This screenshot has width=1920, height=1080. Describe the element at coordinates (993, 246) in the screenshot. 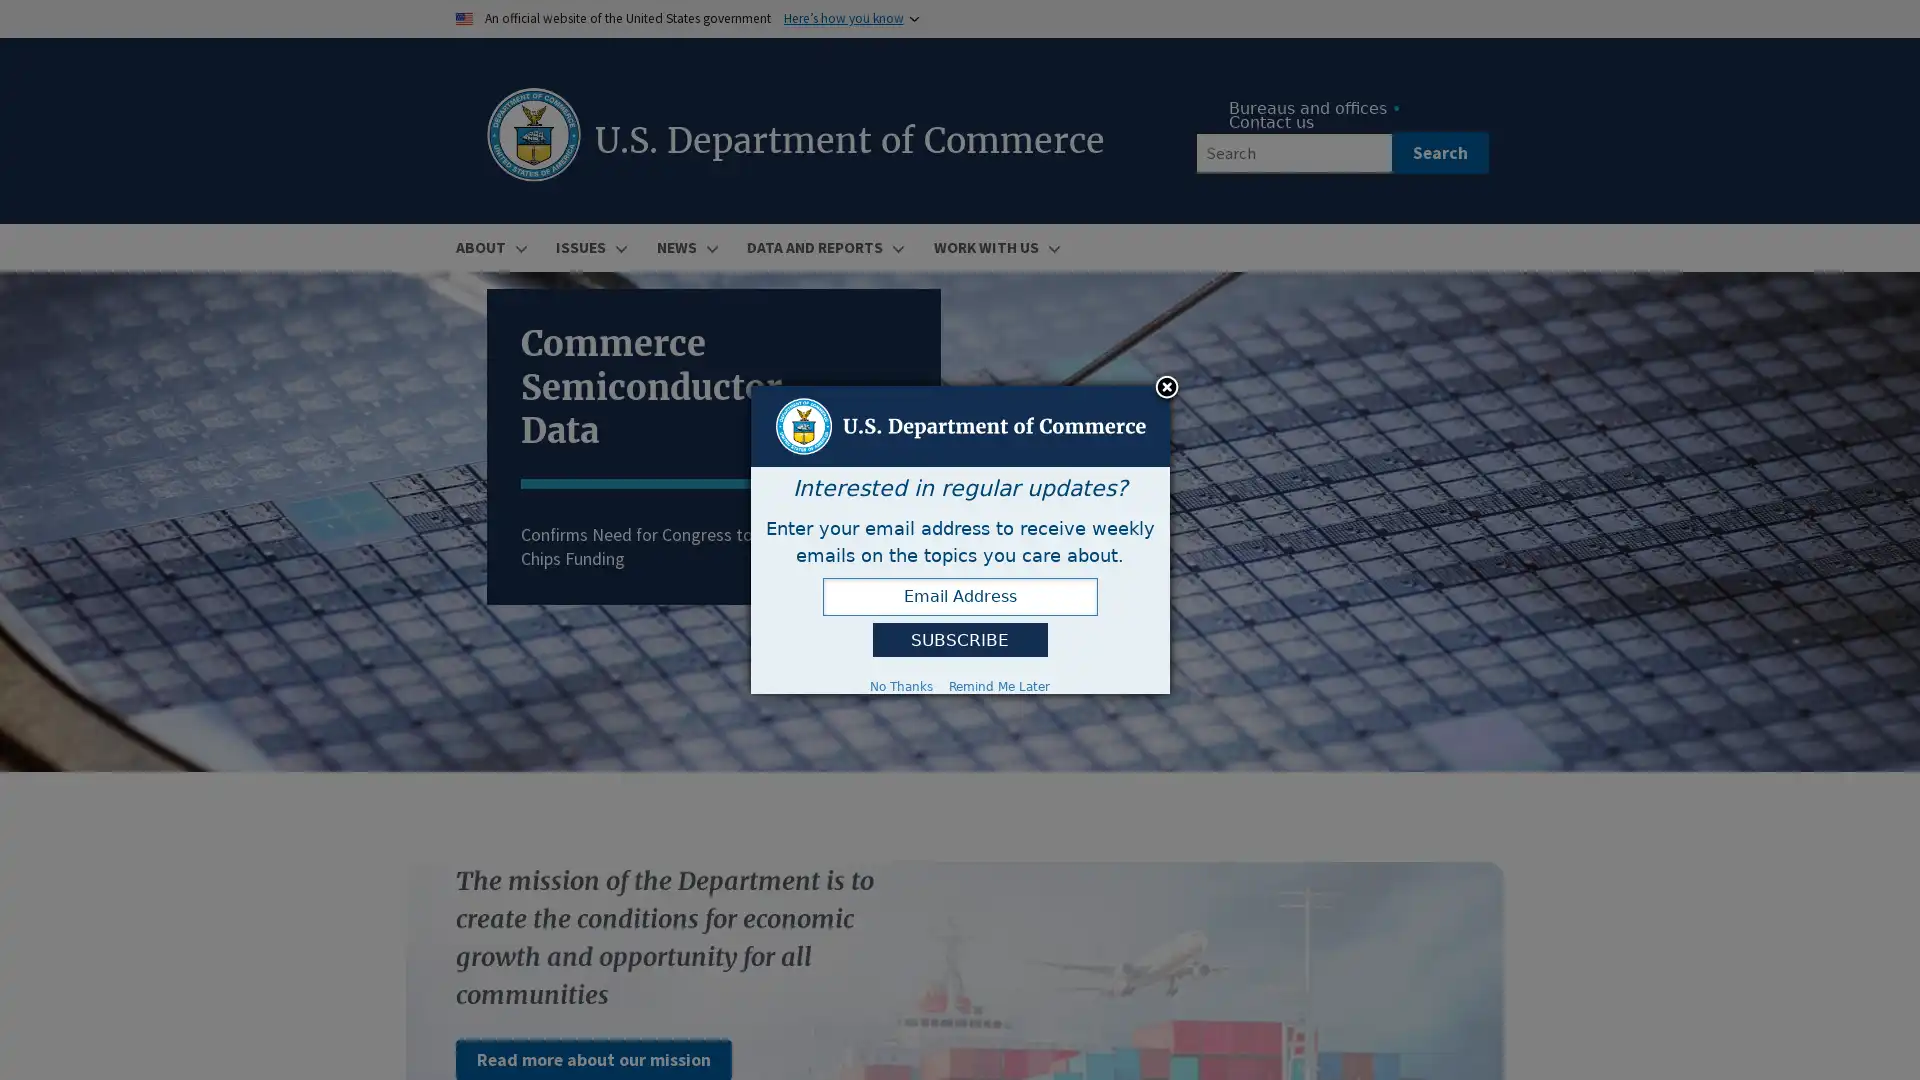

I see `WORK WITH US` at that location.